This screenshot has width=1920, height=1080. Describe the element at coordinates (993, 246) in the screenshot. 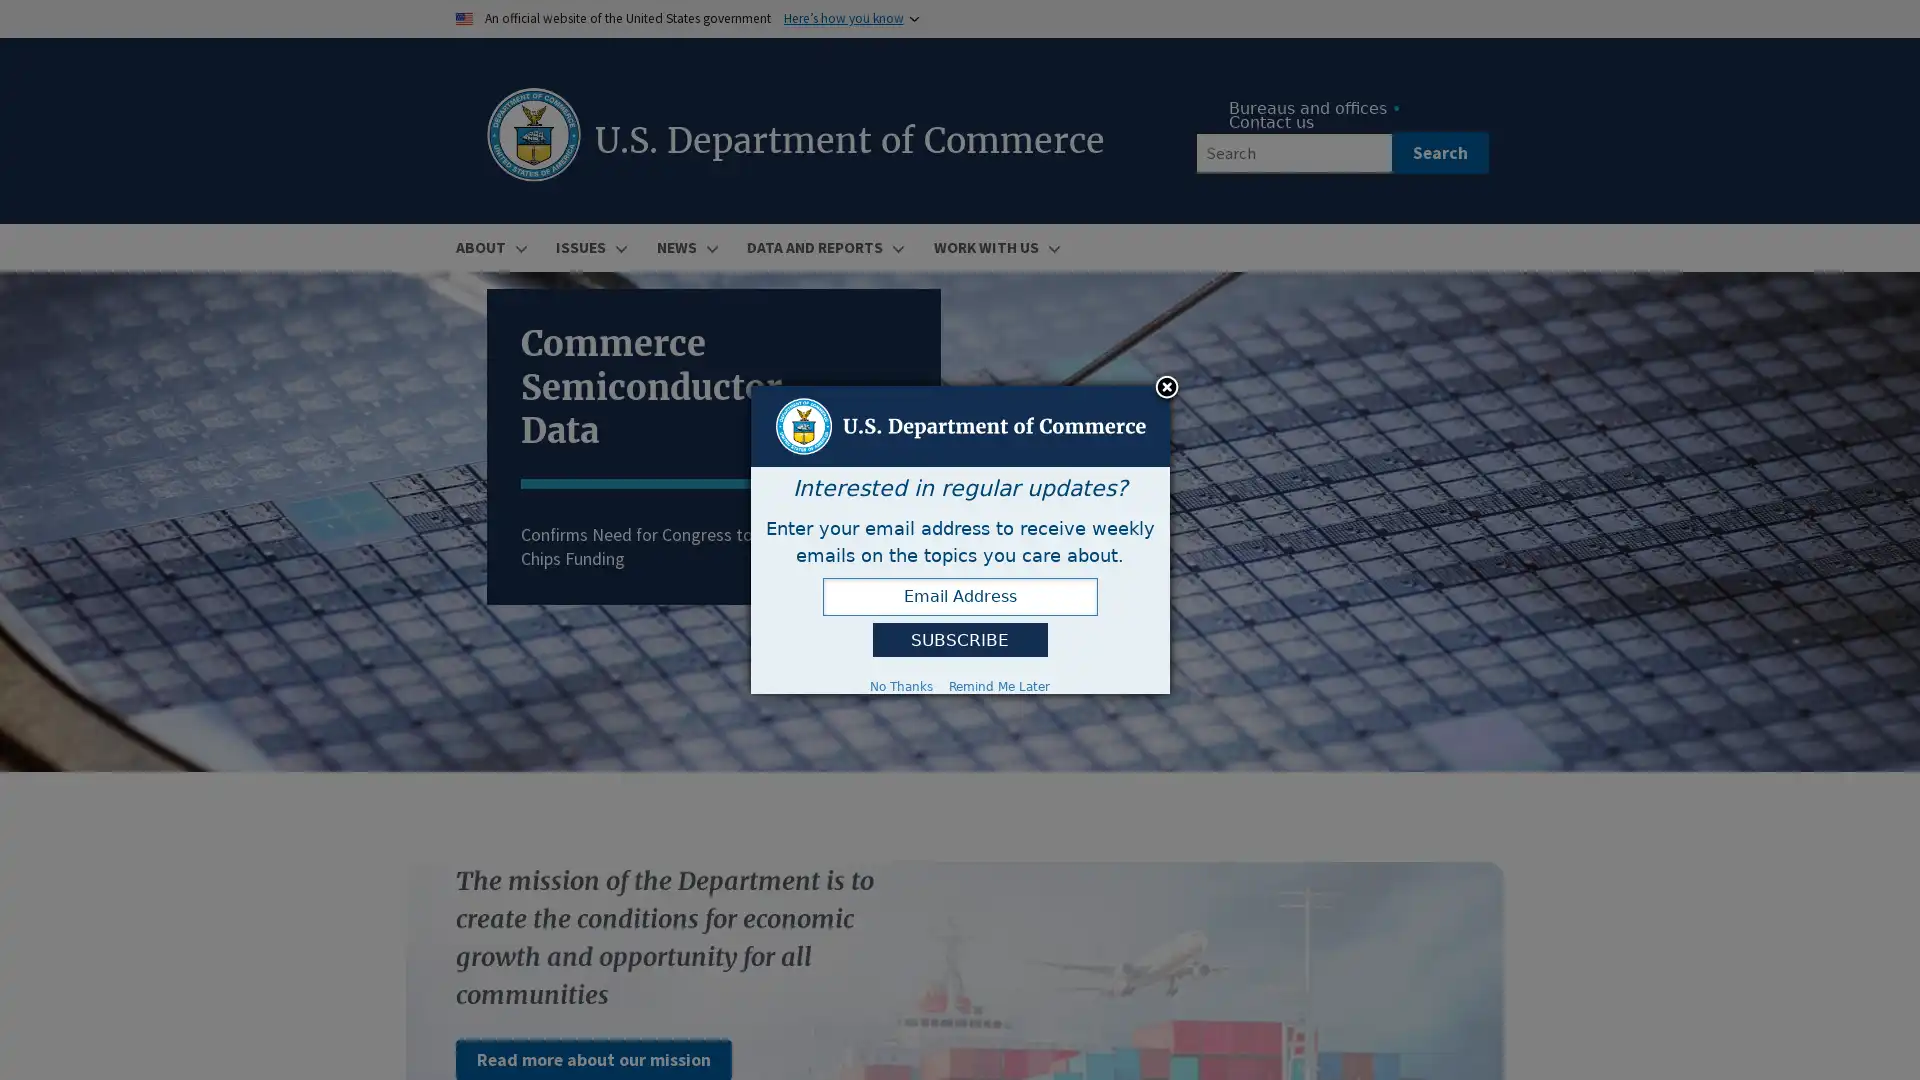

I see `WORK WITH US` at that location.